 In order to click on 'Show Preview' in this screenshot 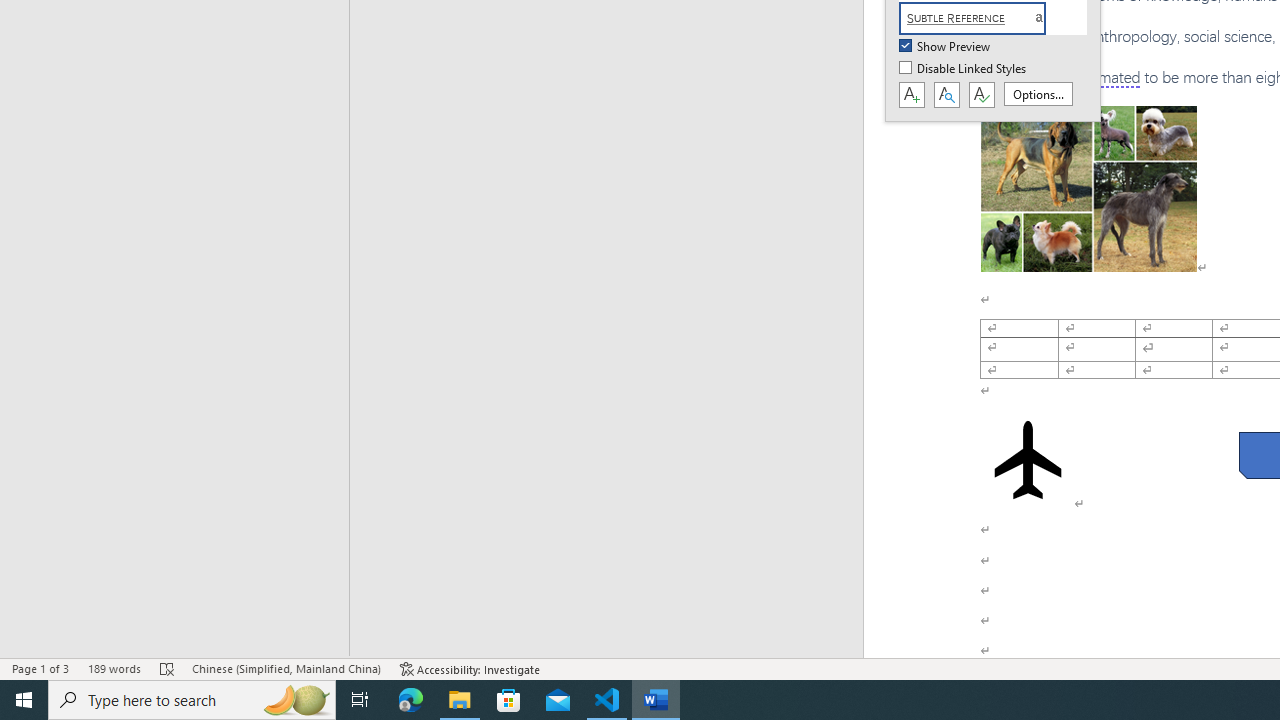, I will do `click(945, 46)`.